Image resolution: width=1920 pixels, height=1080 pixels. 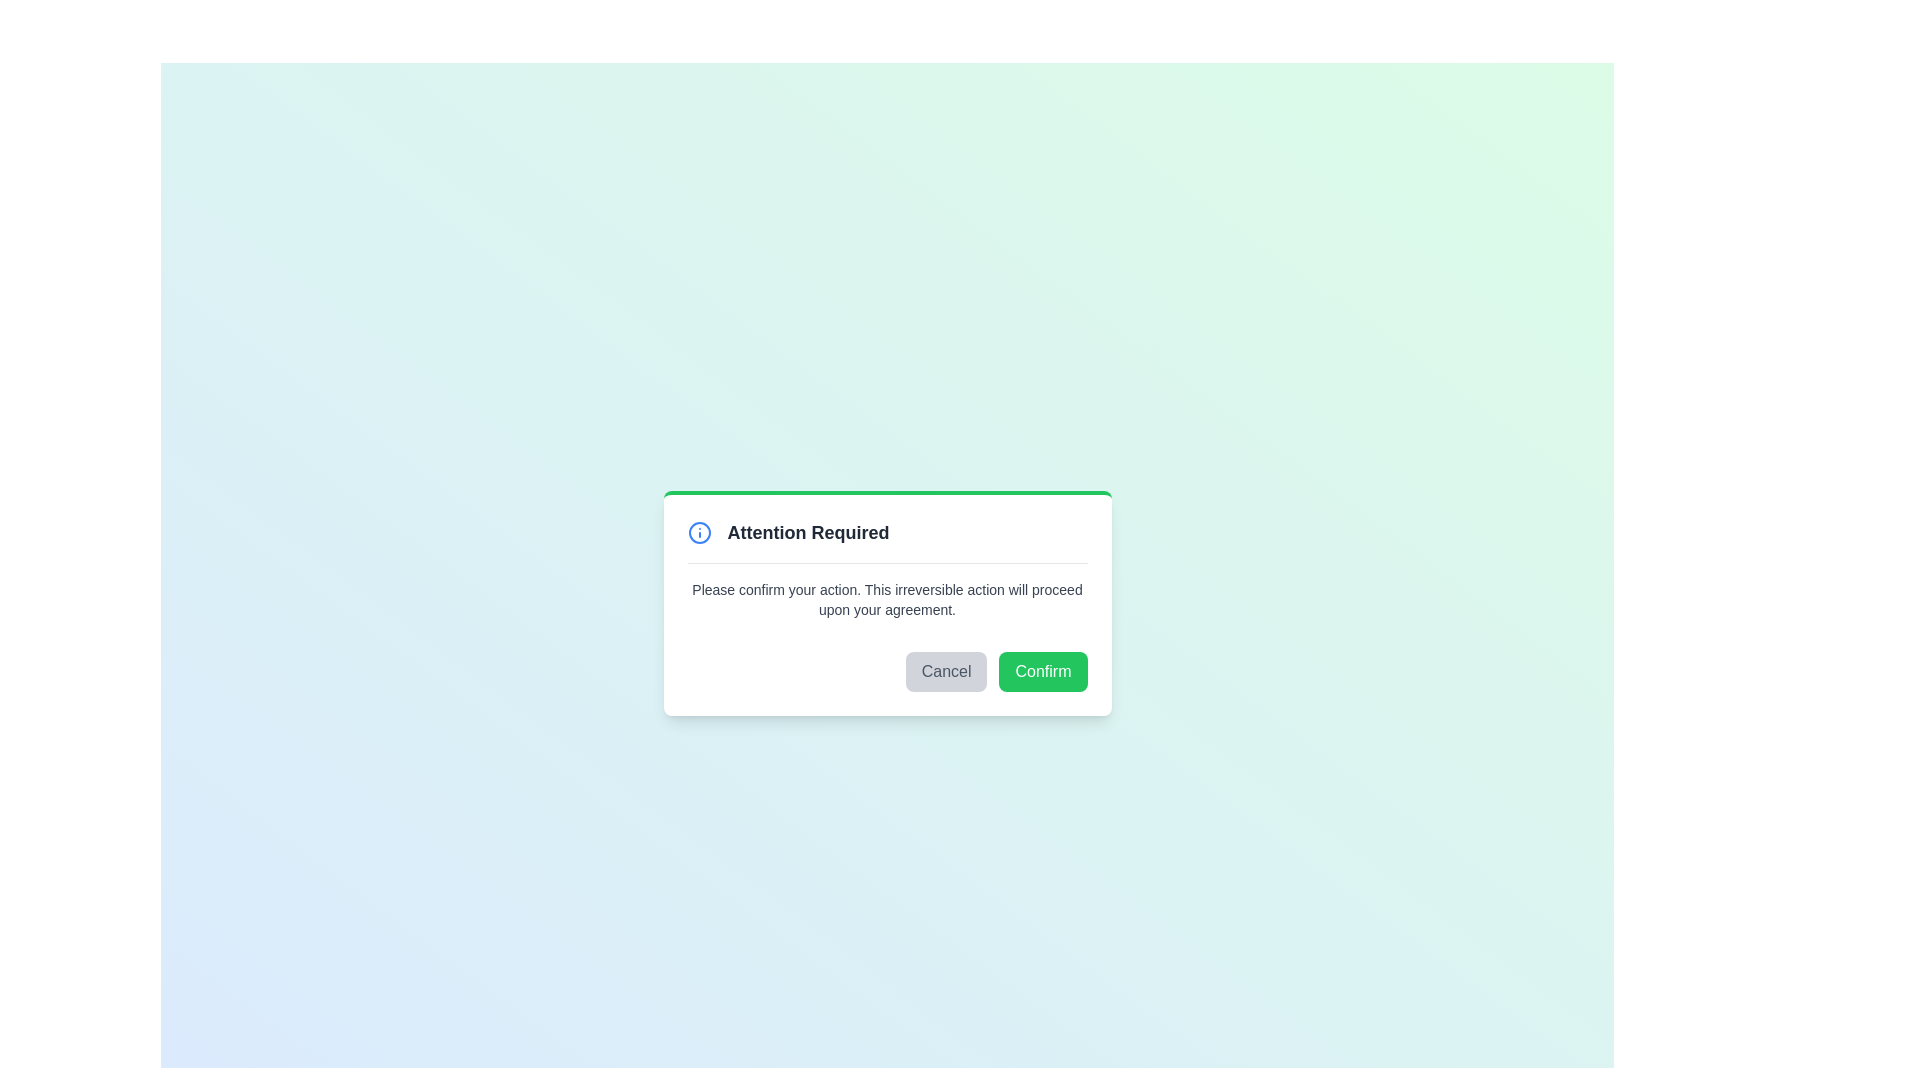 I want to click on the text of the bold header titled 'Attention Required' by hovering and dragging from its center point, so click(x=808, y=531).